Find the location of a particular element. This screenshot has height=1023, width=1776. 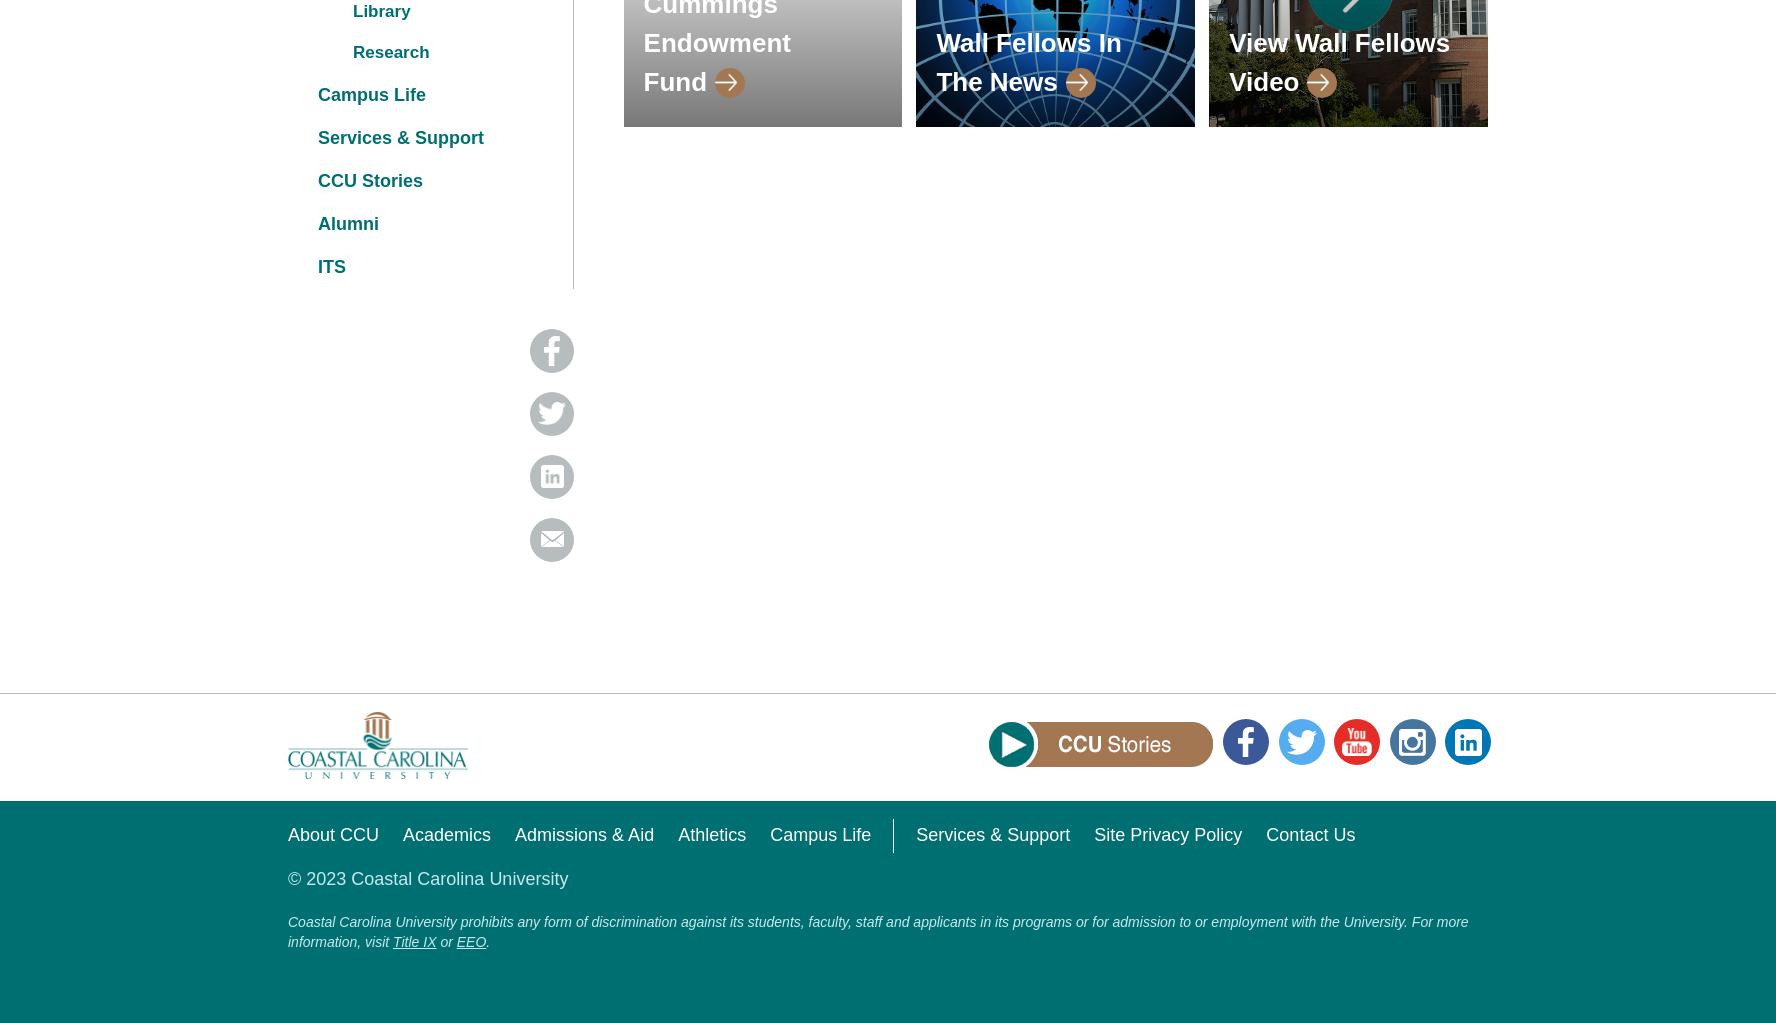

'Research' is located at coordinates (352, 51).